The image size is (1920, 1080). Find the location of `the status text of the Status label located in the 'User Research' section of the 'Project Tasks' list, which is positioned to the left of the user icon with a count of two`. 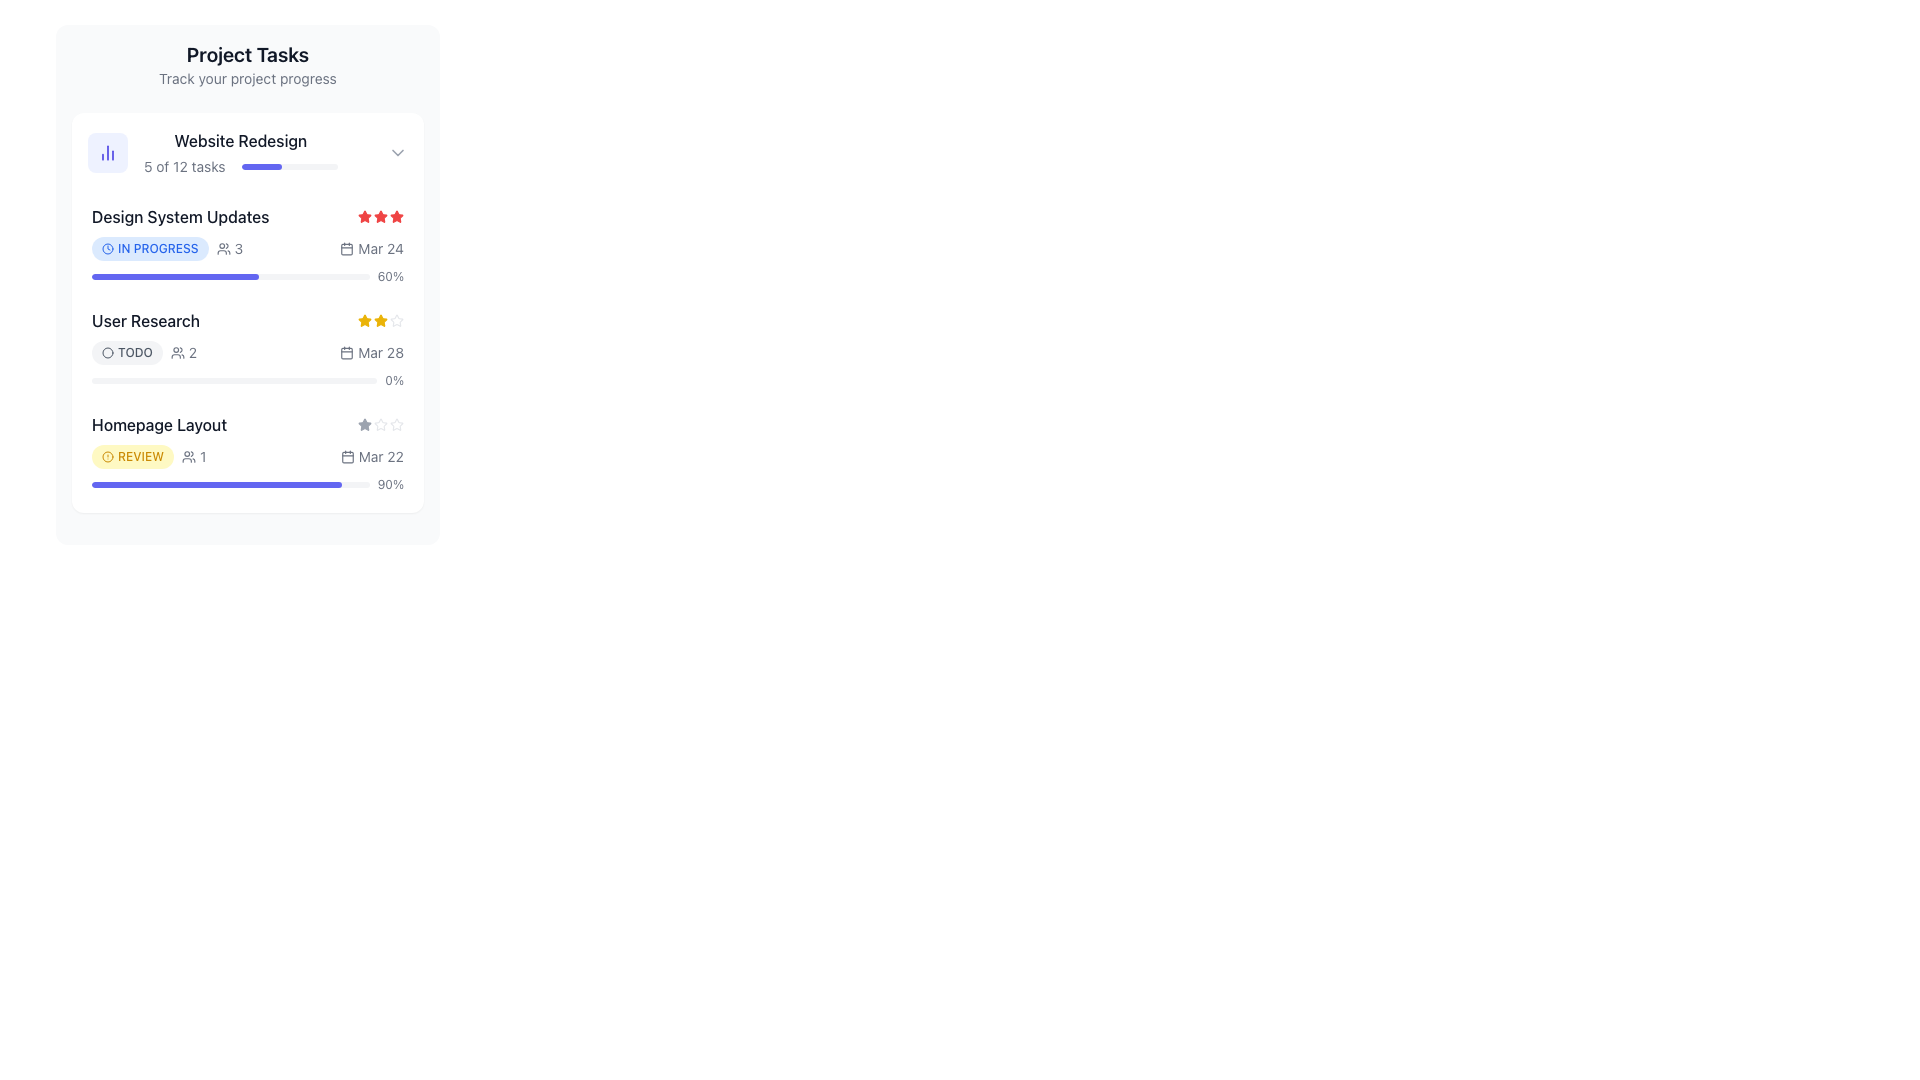

the status text of the Status label located in the 'User Research' section of the 'Project Tasks' list, which is positioned to the left of the user icon with a count of two is located at coordinates (143, 352).